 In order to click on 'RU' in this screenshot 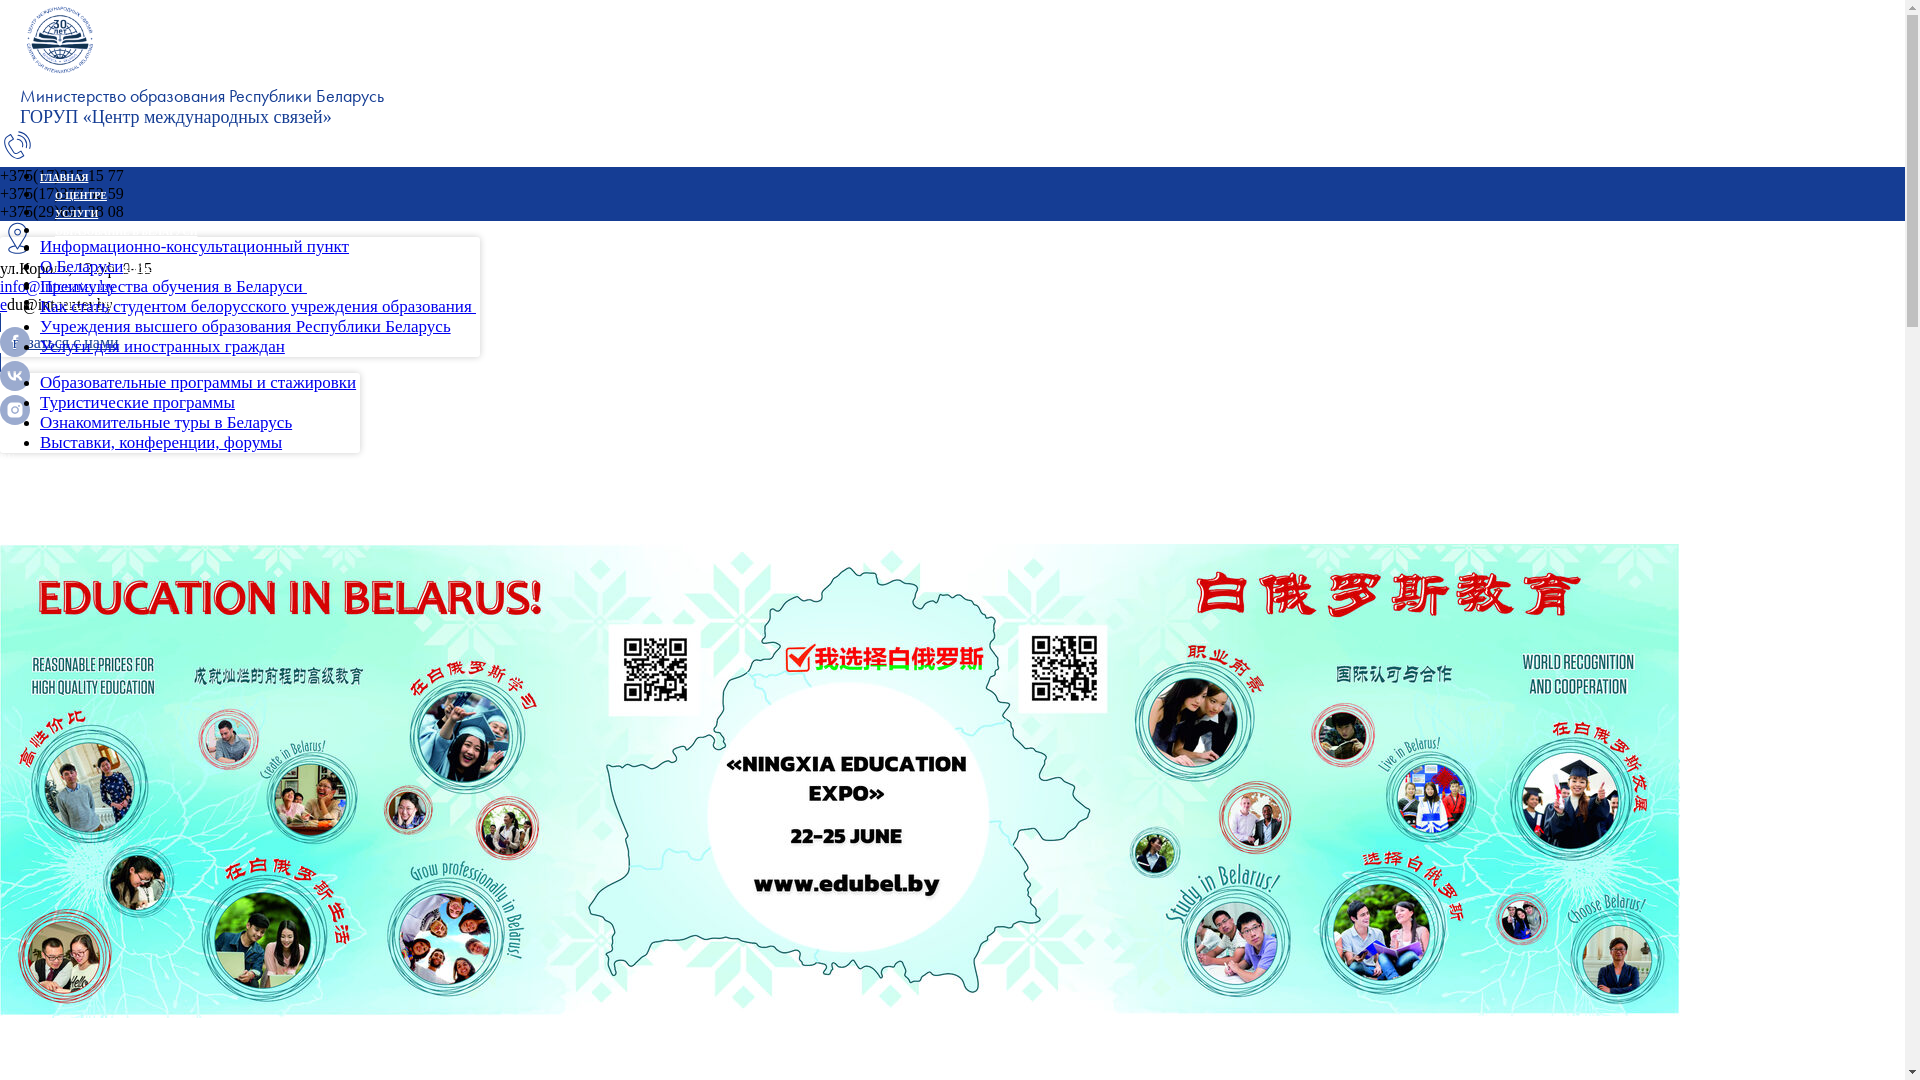, I will do `click(0, 457)`.